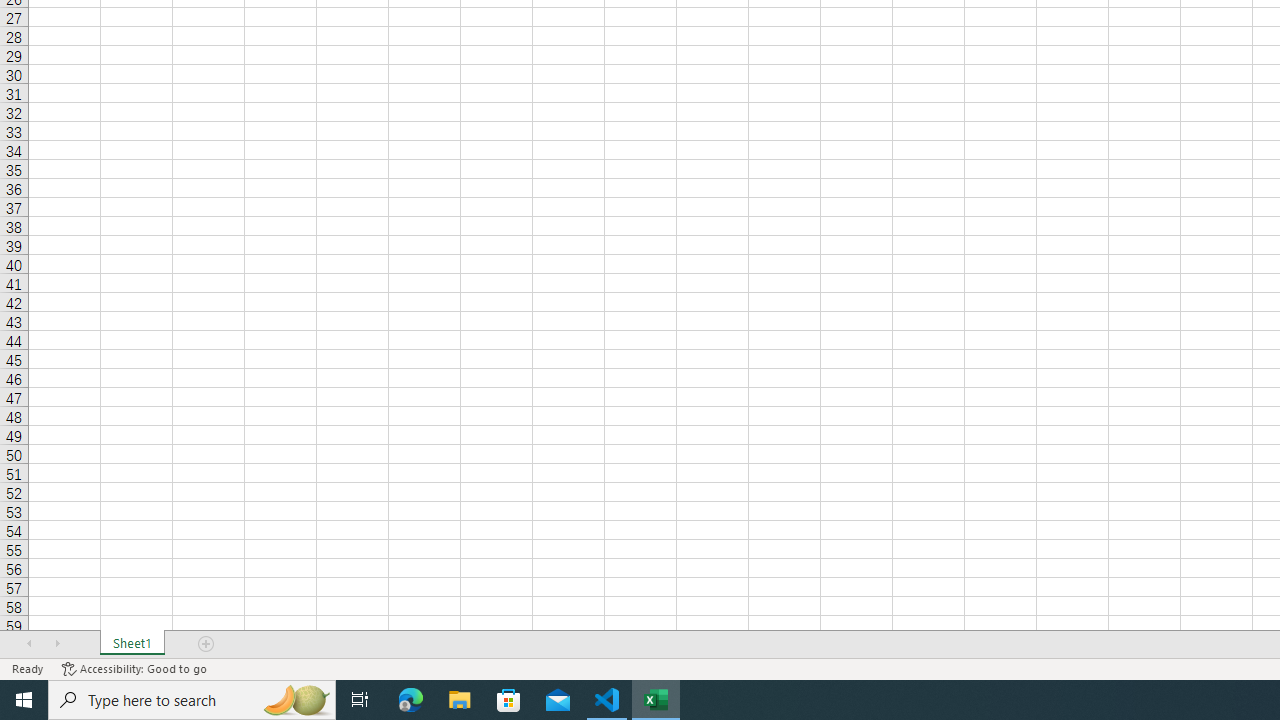 Image resolution: width=1280 pixels, height=720 pixels. What do you see at coordinates (359, 698) in the screenshot?
I see `'Task View'` at bounding box center [359, 698].